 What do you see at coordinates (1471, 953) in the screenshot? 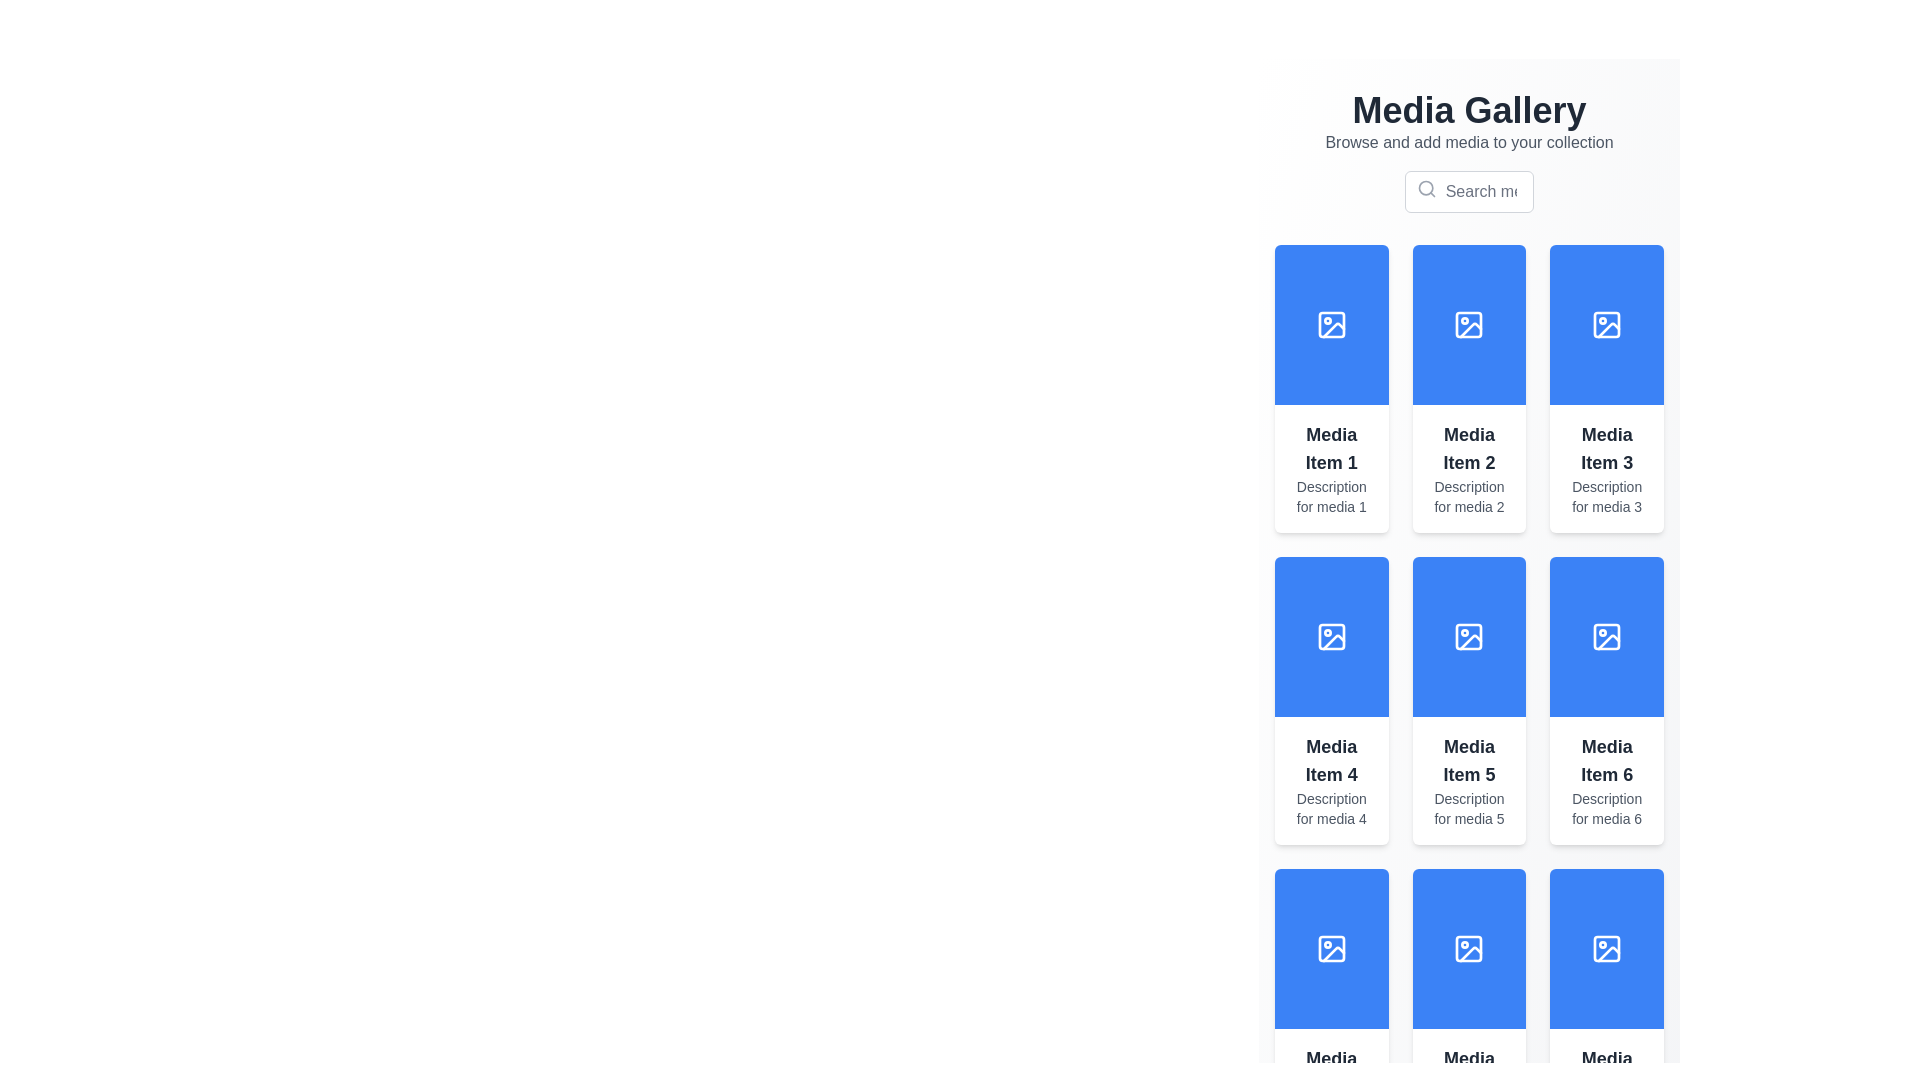
I see `the icon representing an image or media item, which features a line-drawn depiction of a landscape with mountains and a sun, located in the sixth column of the second row from the bottom on a blue background` at bounding box center [1471, 953].